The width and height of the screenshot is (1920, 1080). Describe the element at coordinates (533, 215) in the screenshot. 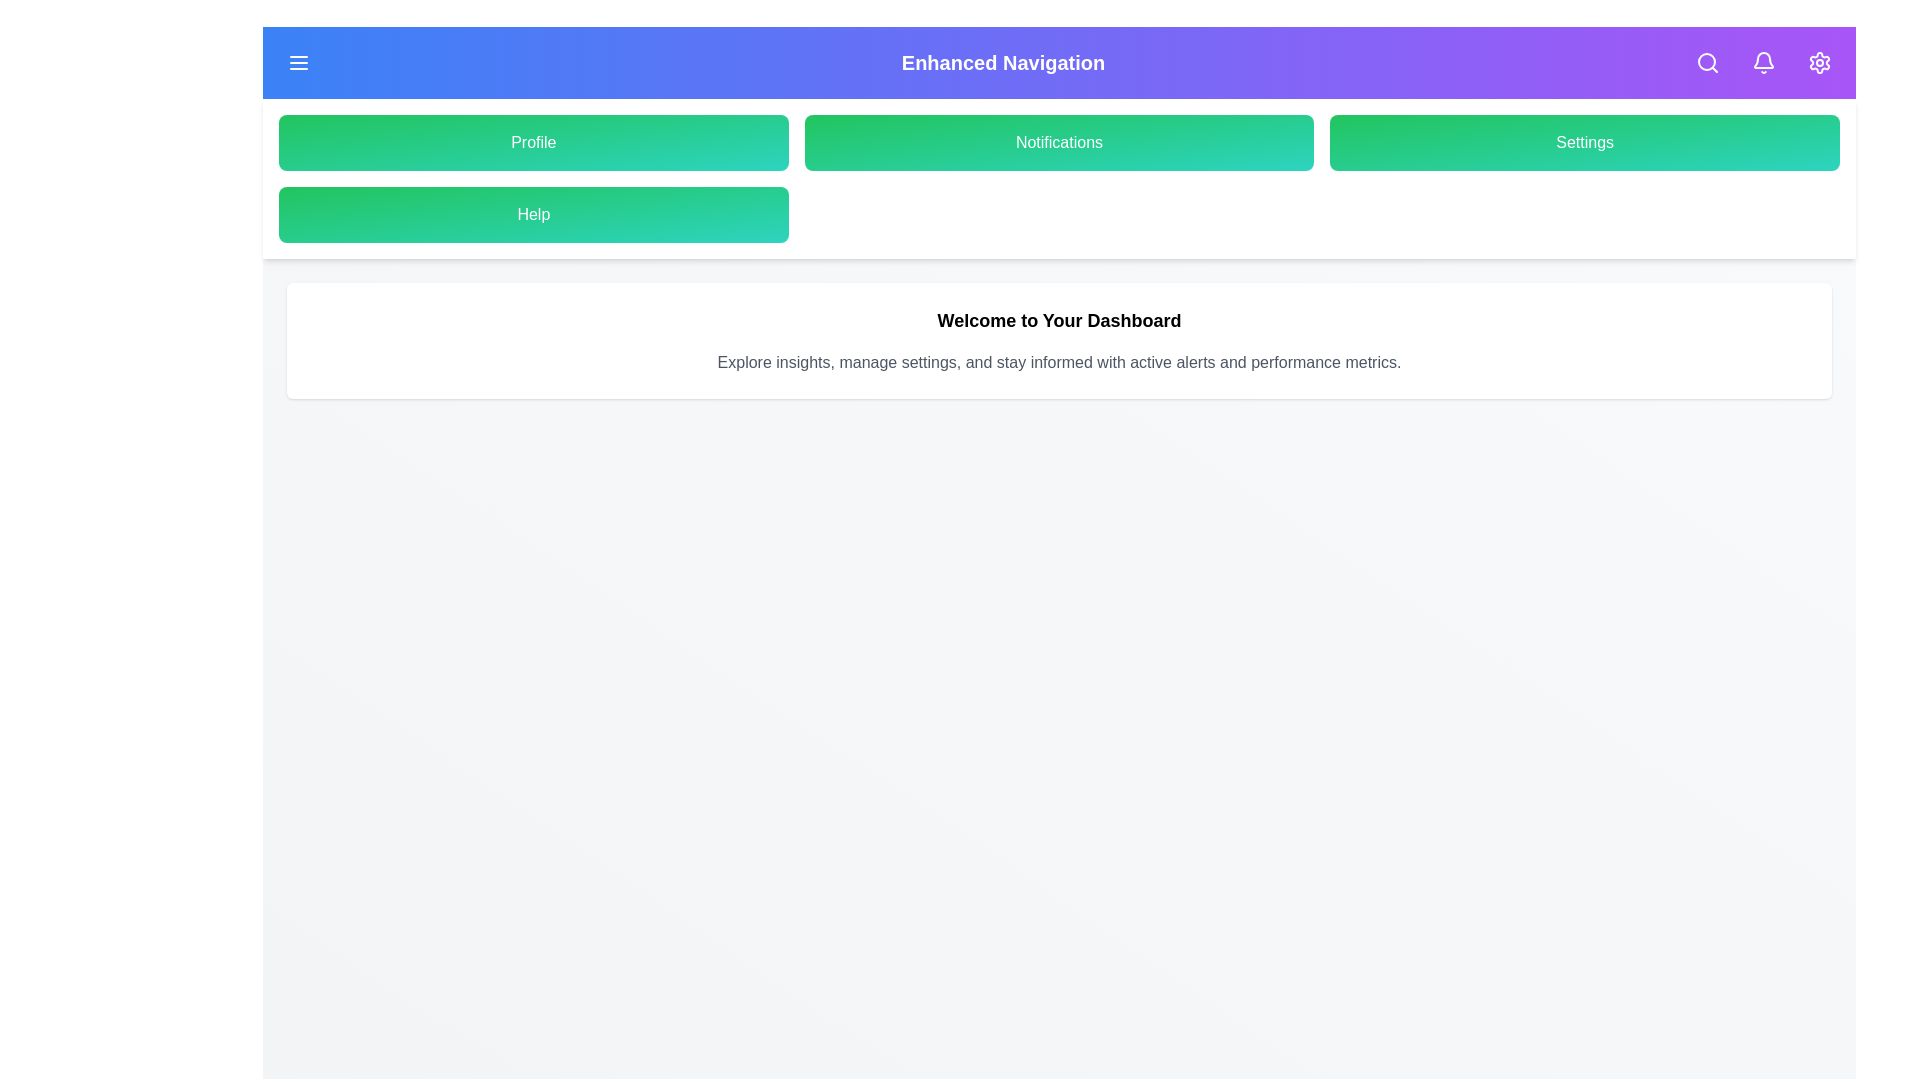

I see `the 'Help' button in the menu` at that location.